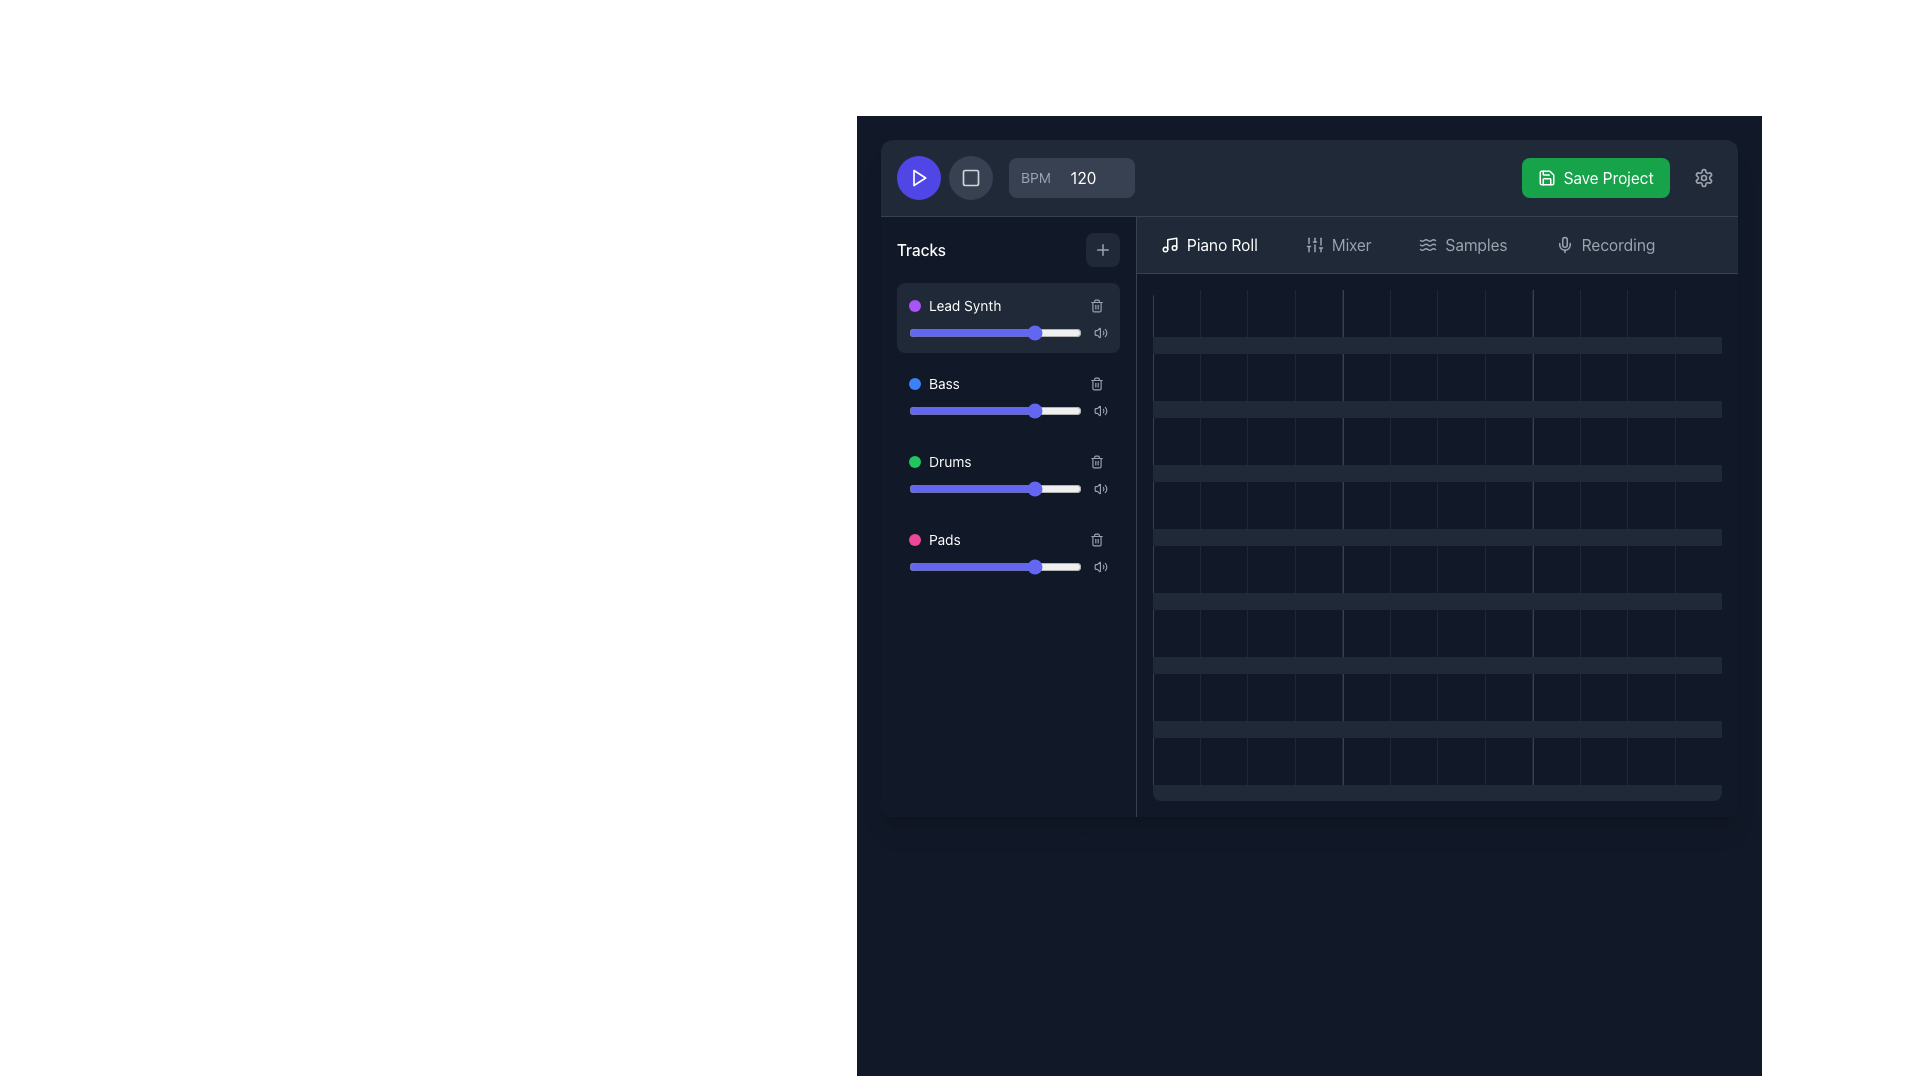 The width and height of the screenshot is (1920, 1080). I want to click on the grid cell located in the fifth column and fifth row, which has a dark gray background and is bordered on the left by a gray line, by clicking on it, so click(1365, 569).